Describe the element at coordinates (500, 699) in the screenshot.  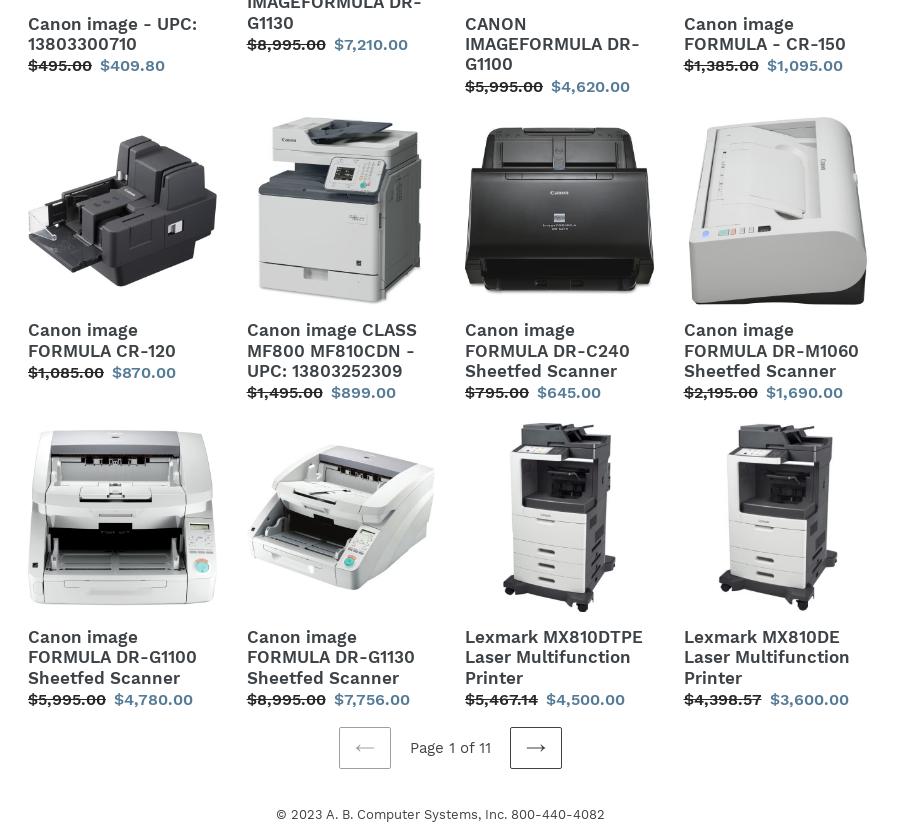
I see `'$5,467.14'` at that location.